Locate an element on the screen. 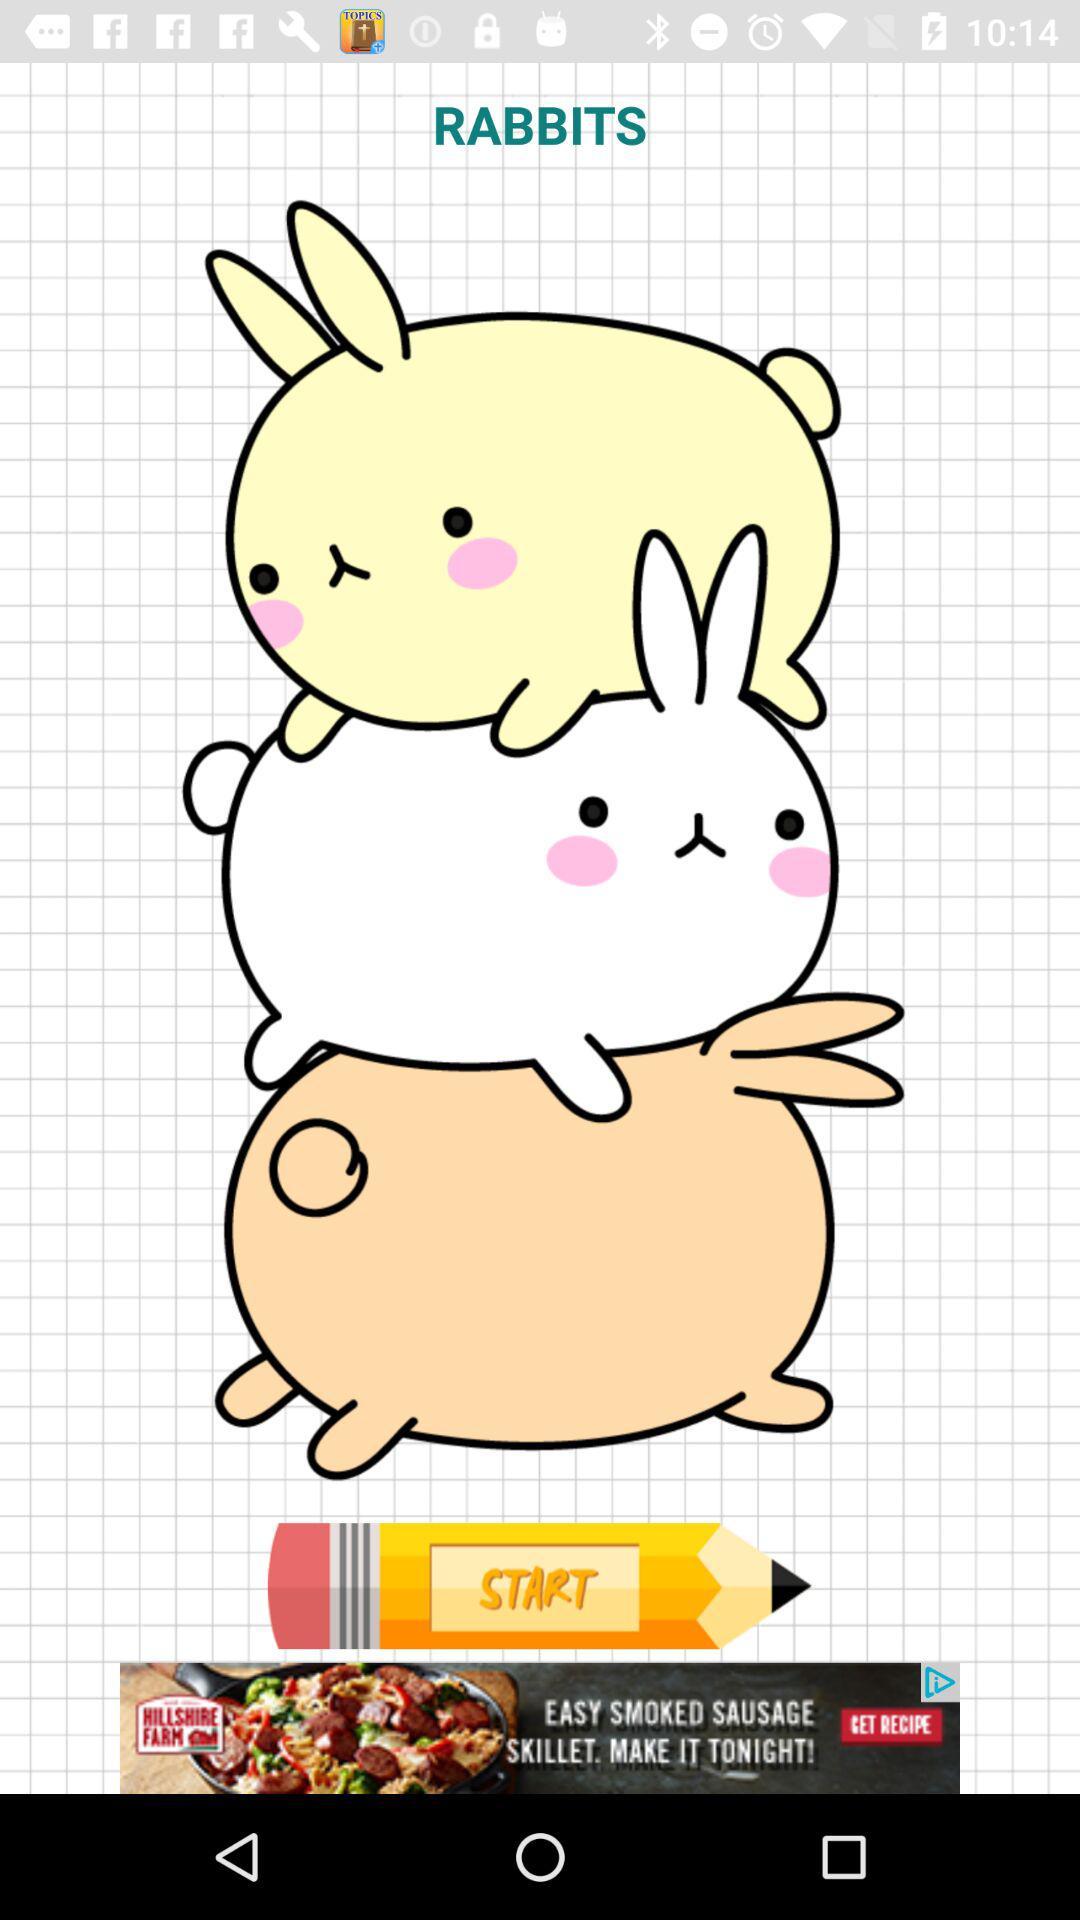  start button is located at coordinates (538, 1585).